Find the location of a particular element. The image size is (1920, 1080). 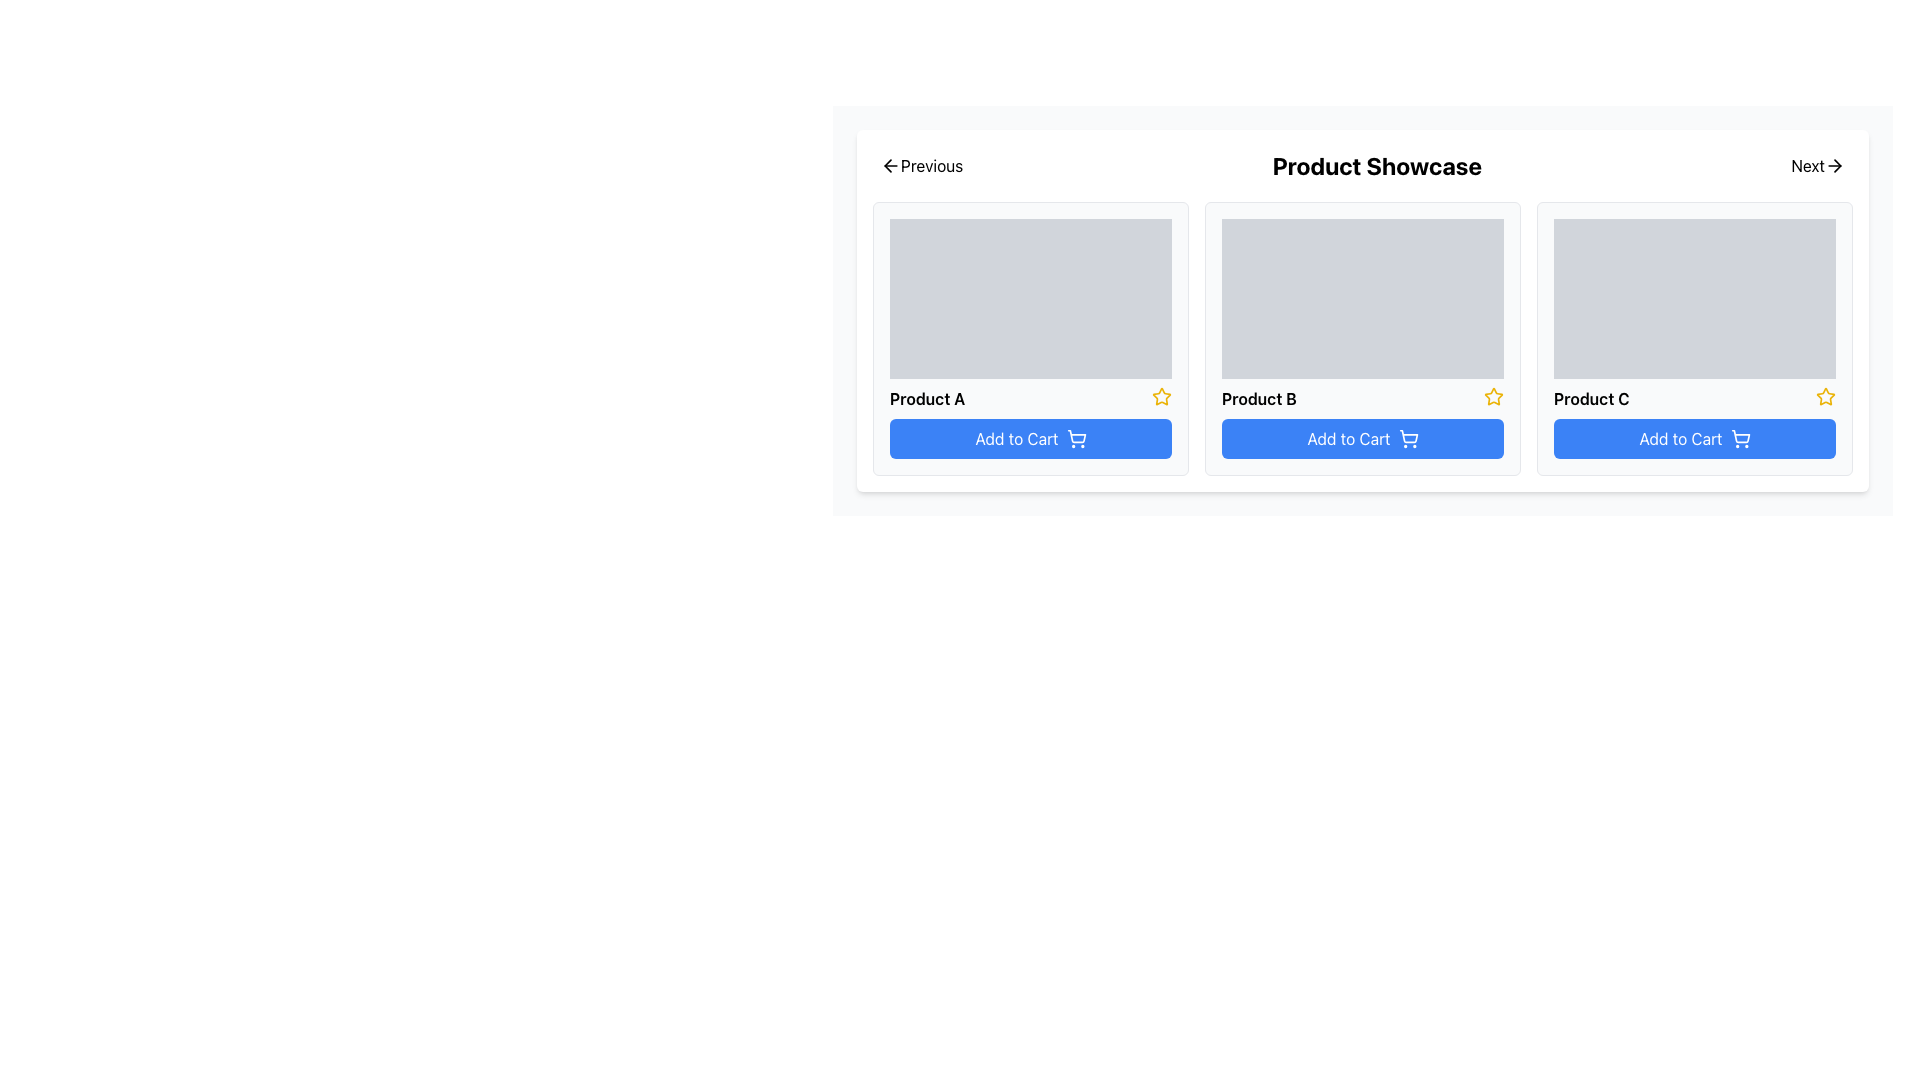

the central portion of the shopping cart icon located within the blue 'Add to Cart' button for 'Product A', which enhances user recognition of the button's purpose is located at coordinates (1075, 435).